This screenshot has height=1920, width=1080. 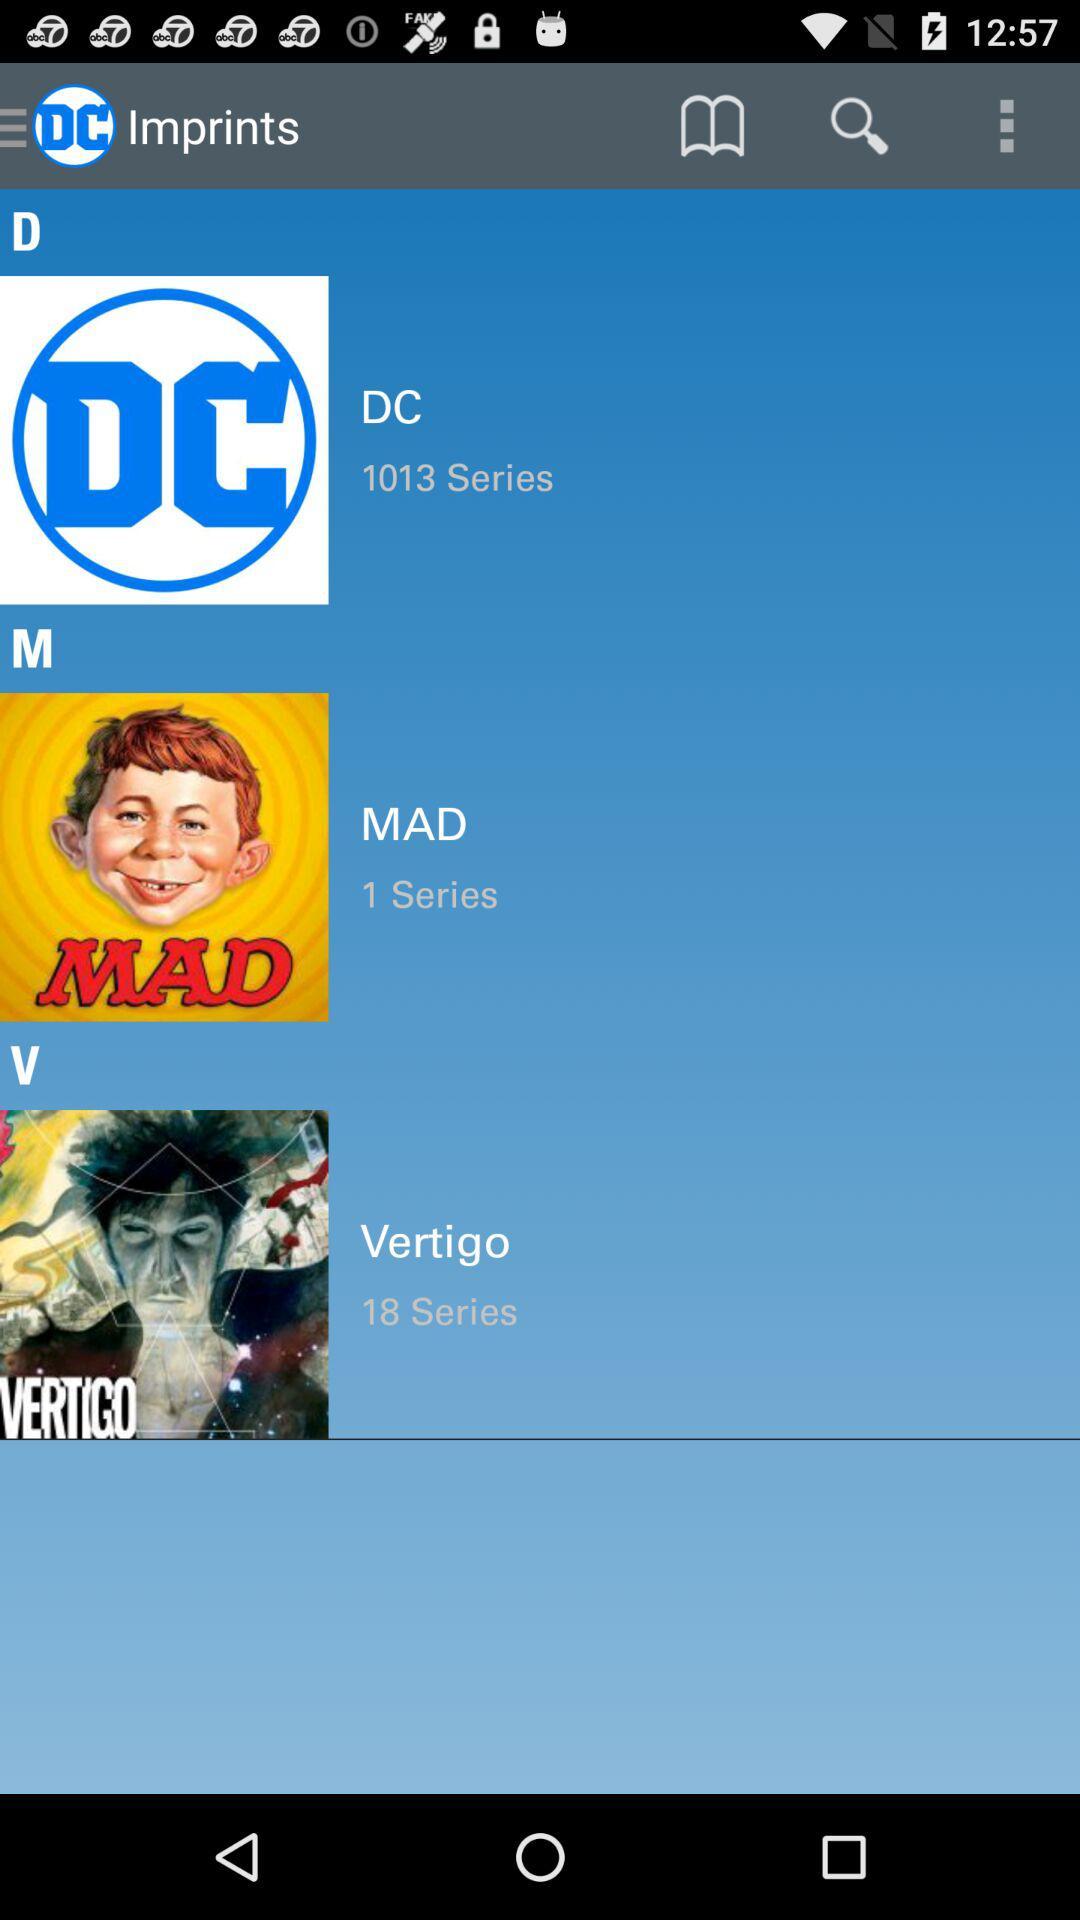 I want to click on icon above 18 series item, so click(x=703, y=1240).